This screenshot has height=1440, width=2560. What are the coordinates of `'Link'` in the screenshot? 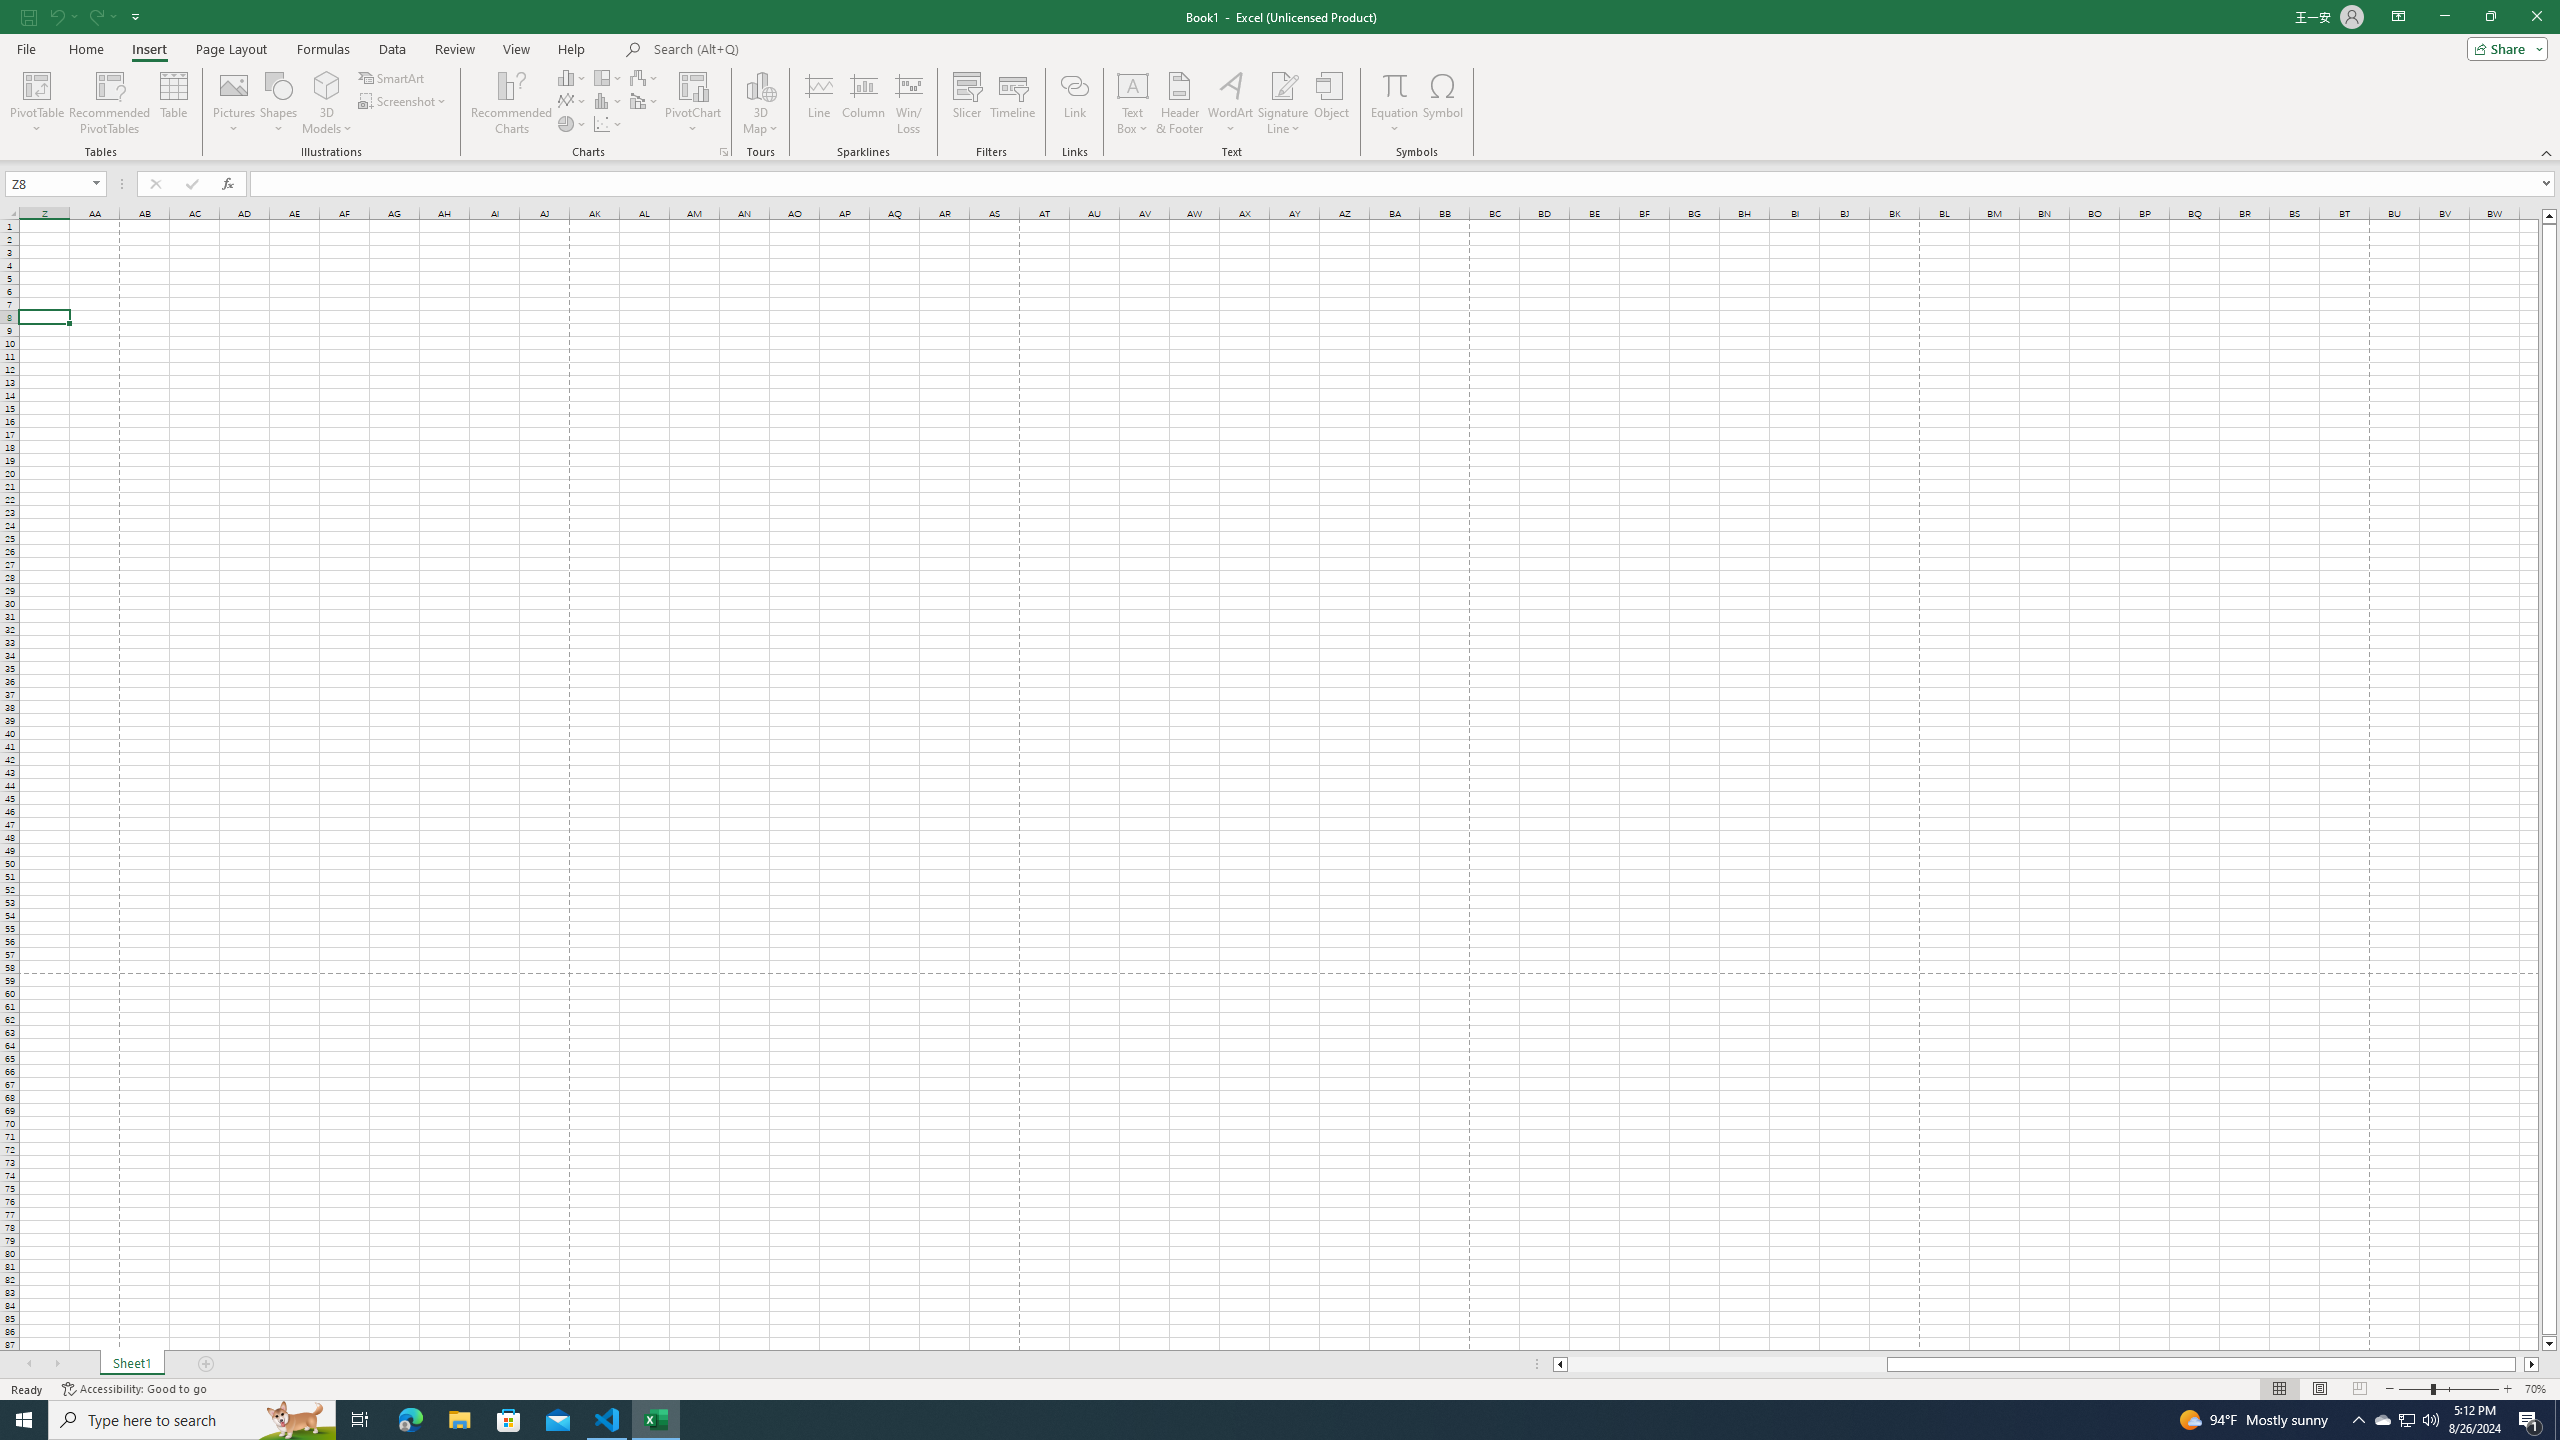 It's located at (1075, 103).